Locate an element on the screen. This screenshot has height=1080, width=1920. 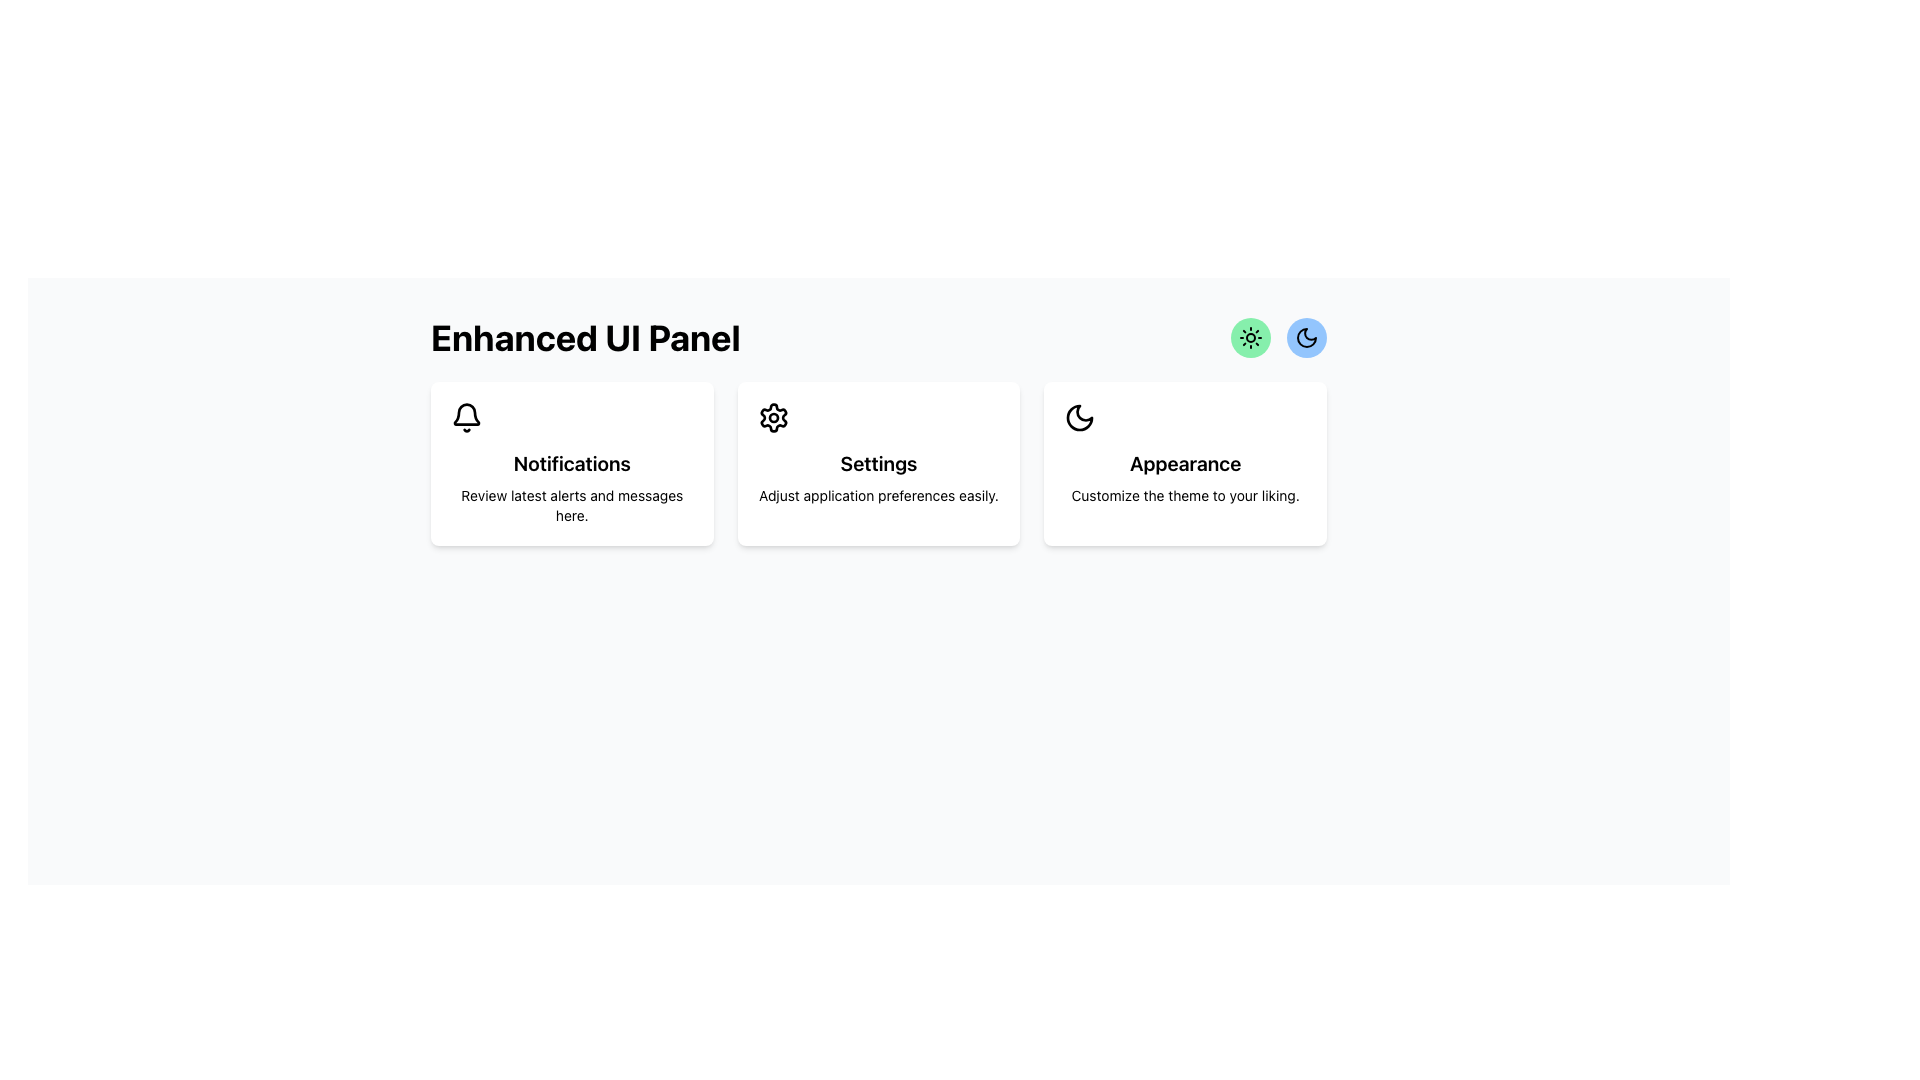
the Notifications card icon located at the top-left corner of the card to view notifications is located at coordinates (465, 416).